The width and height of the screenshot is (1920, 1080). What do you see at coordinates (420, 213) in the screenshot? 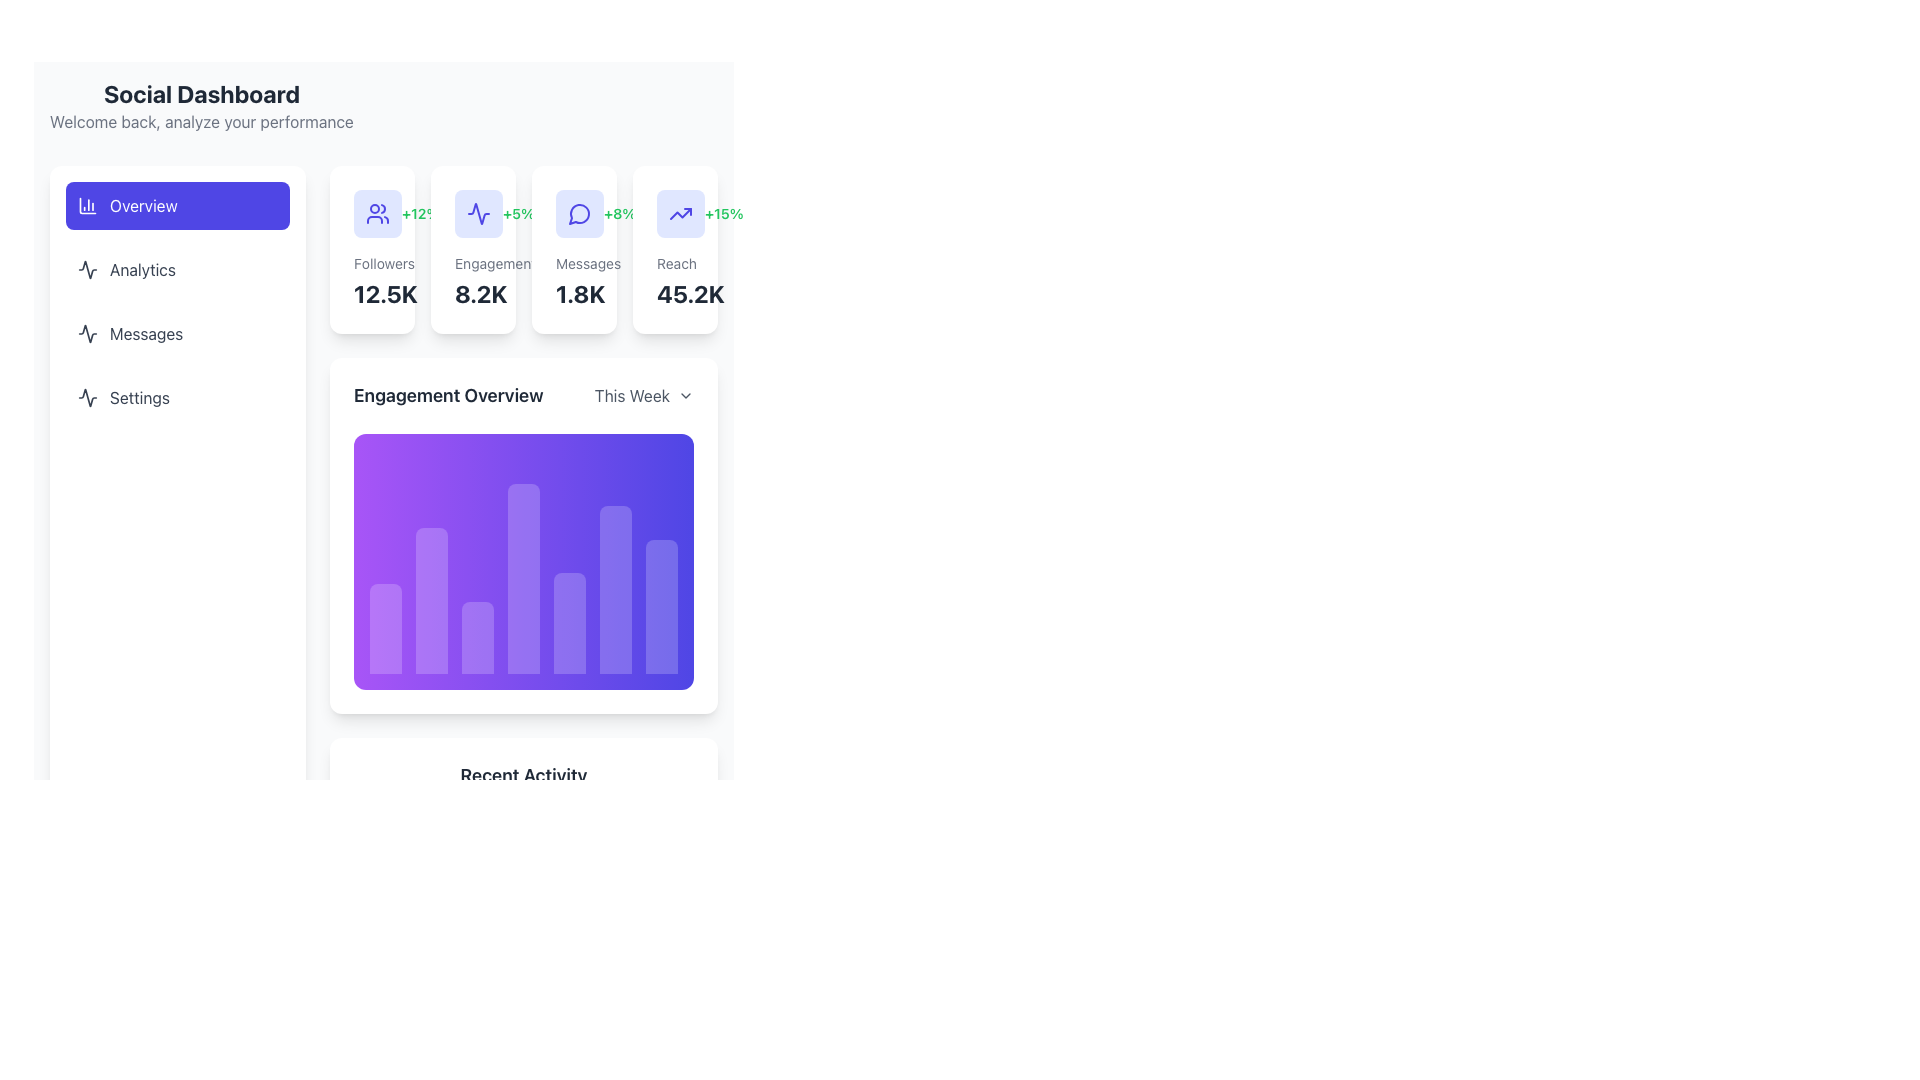
I see `the green text label element reading '+12%' which is located in the upper portion of the dashboard interface adjacent to the user icon` at bounding box center [420, 213].